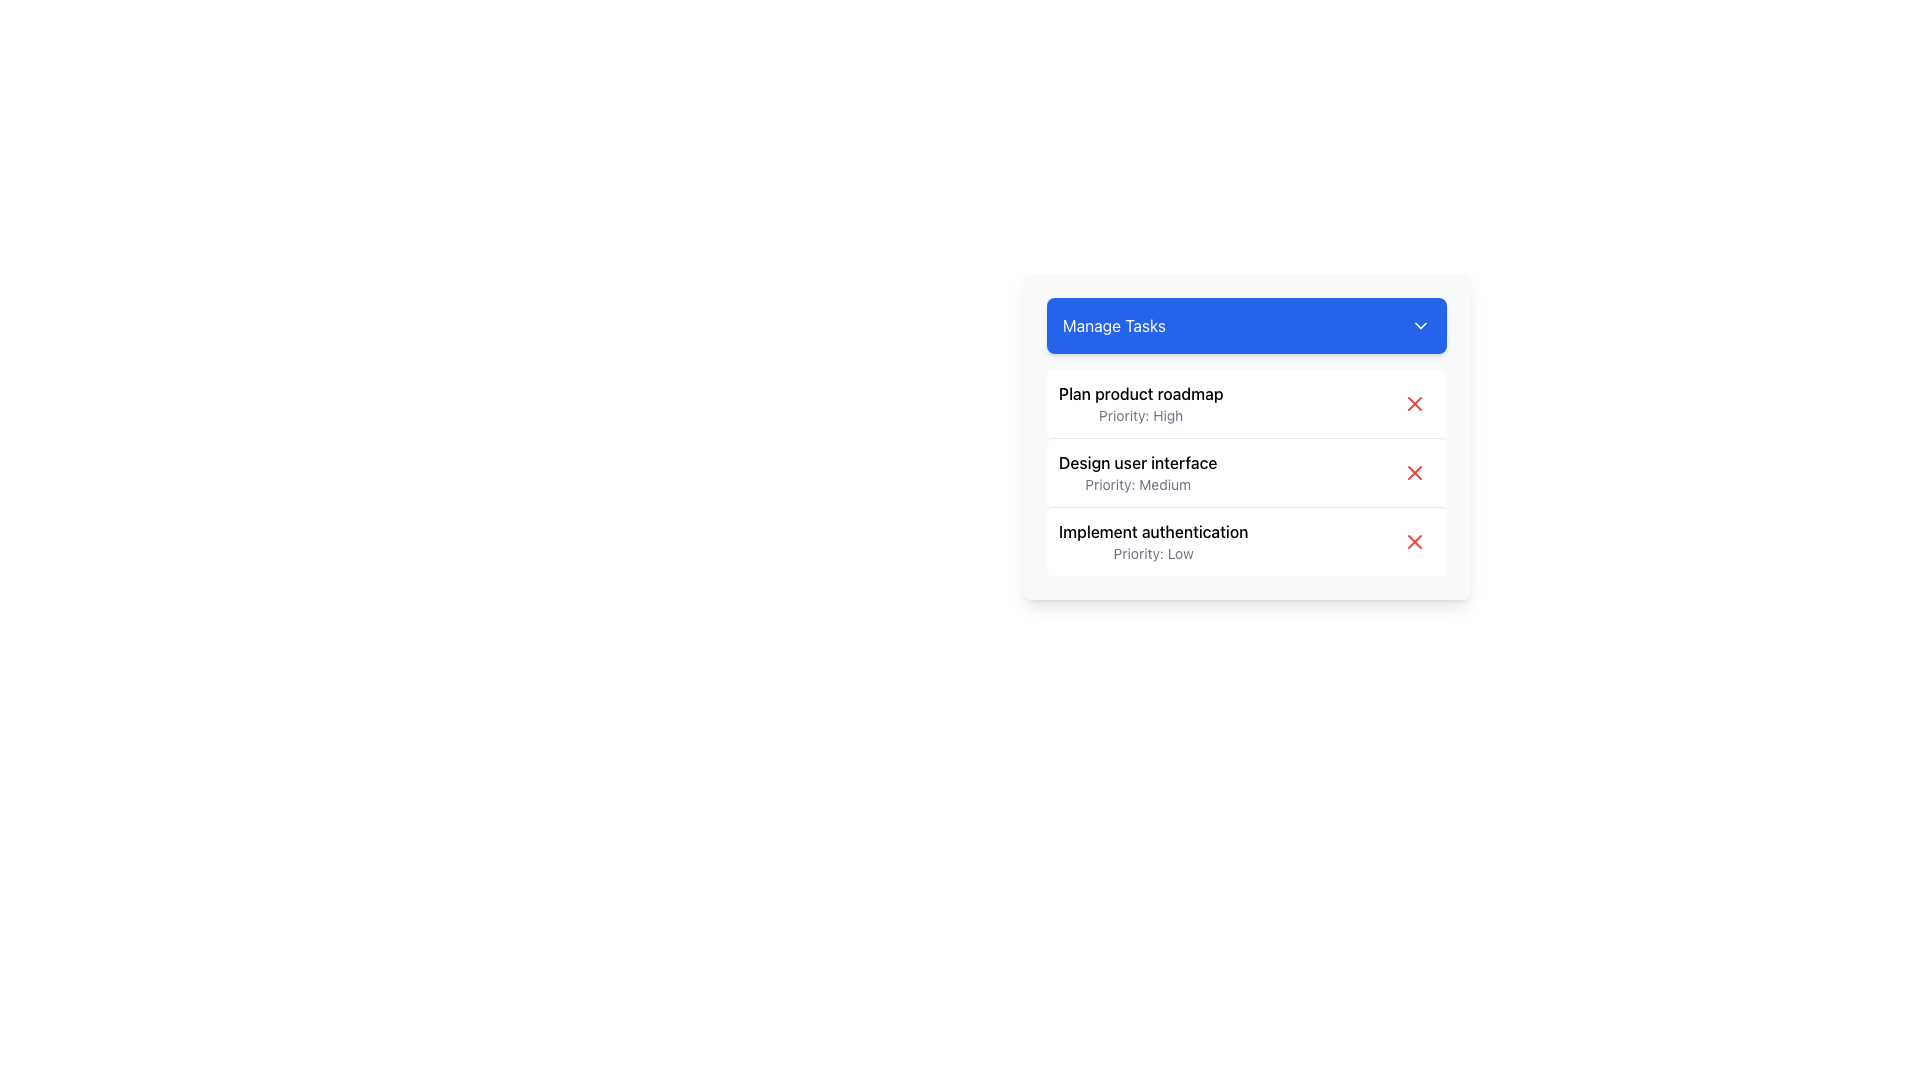  What do you see at coordinates (1153, 542) in the screenshot?
I see `text displayed in the task entry located in the third row of the task management list, which shows the task's title and priority level` at bounding box center [1153, 542].